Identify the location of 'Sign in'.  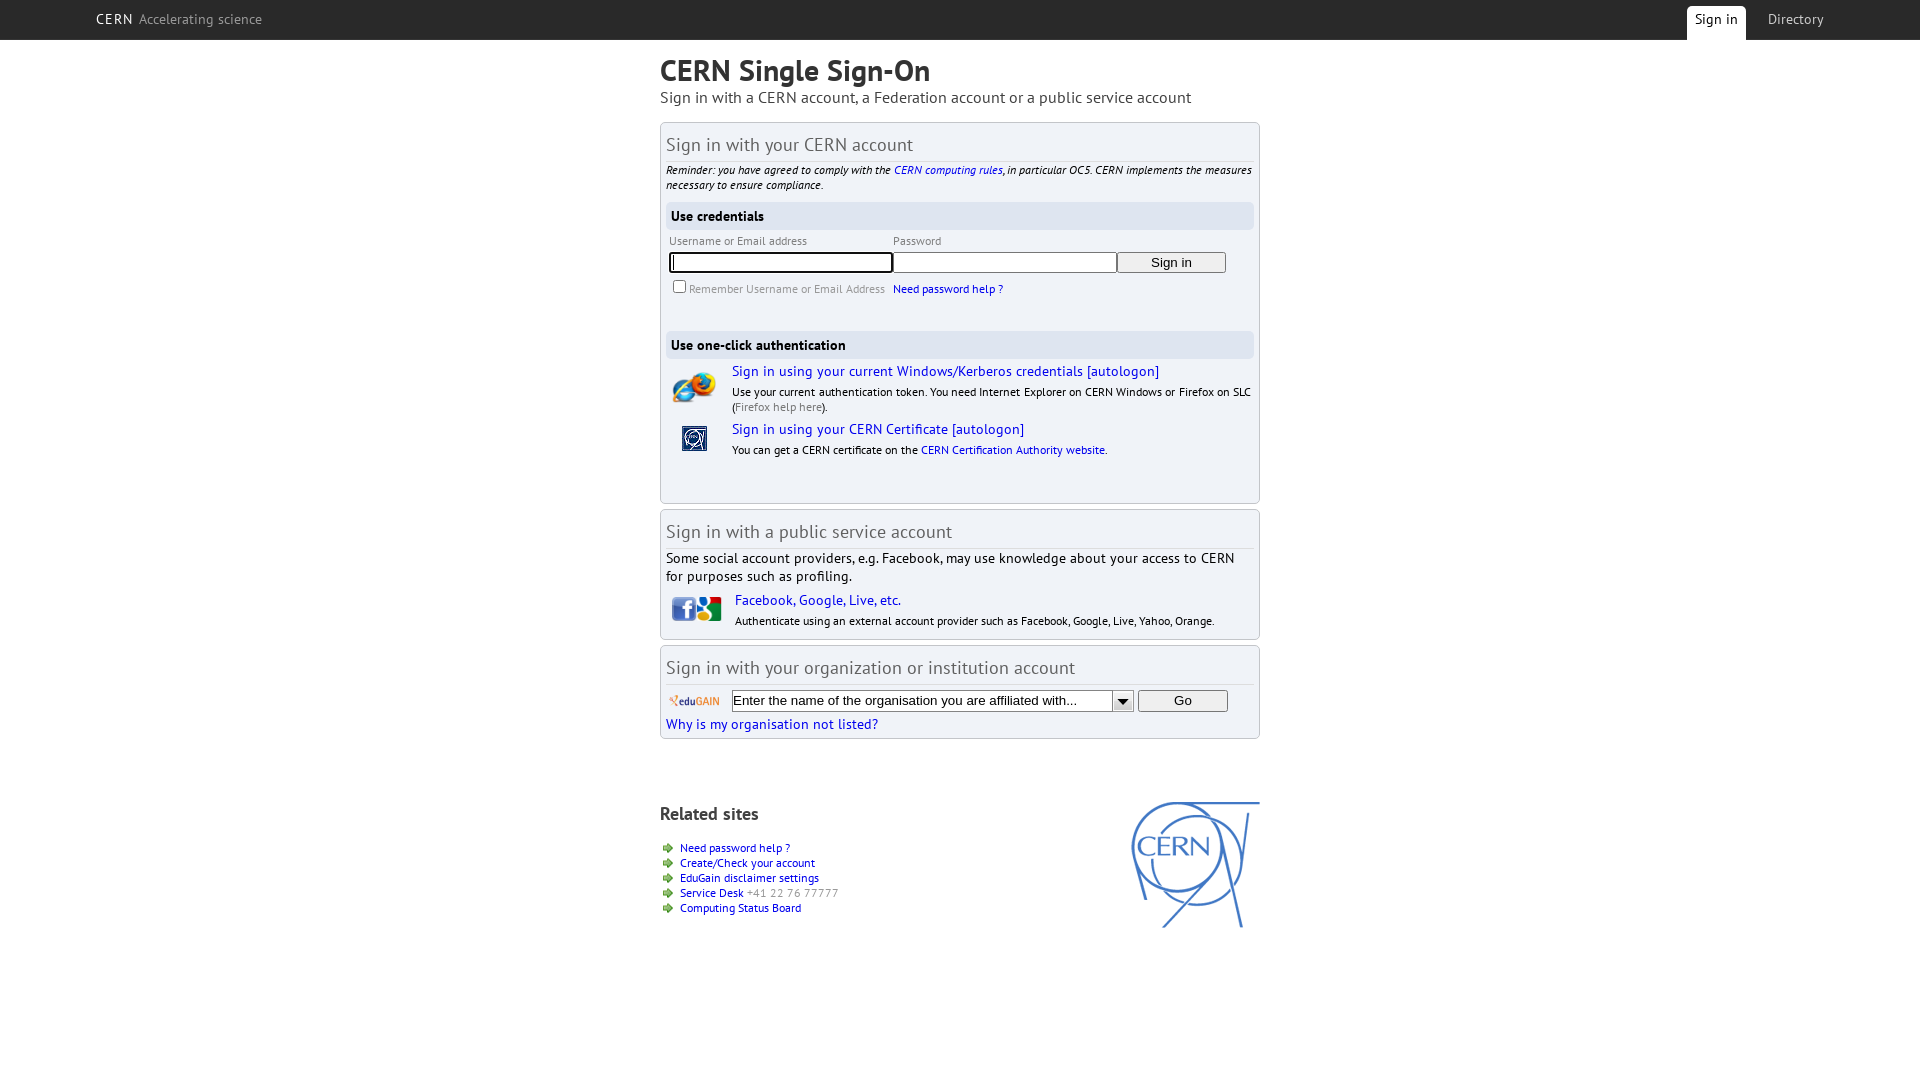
(1171, 261).